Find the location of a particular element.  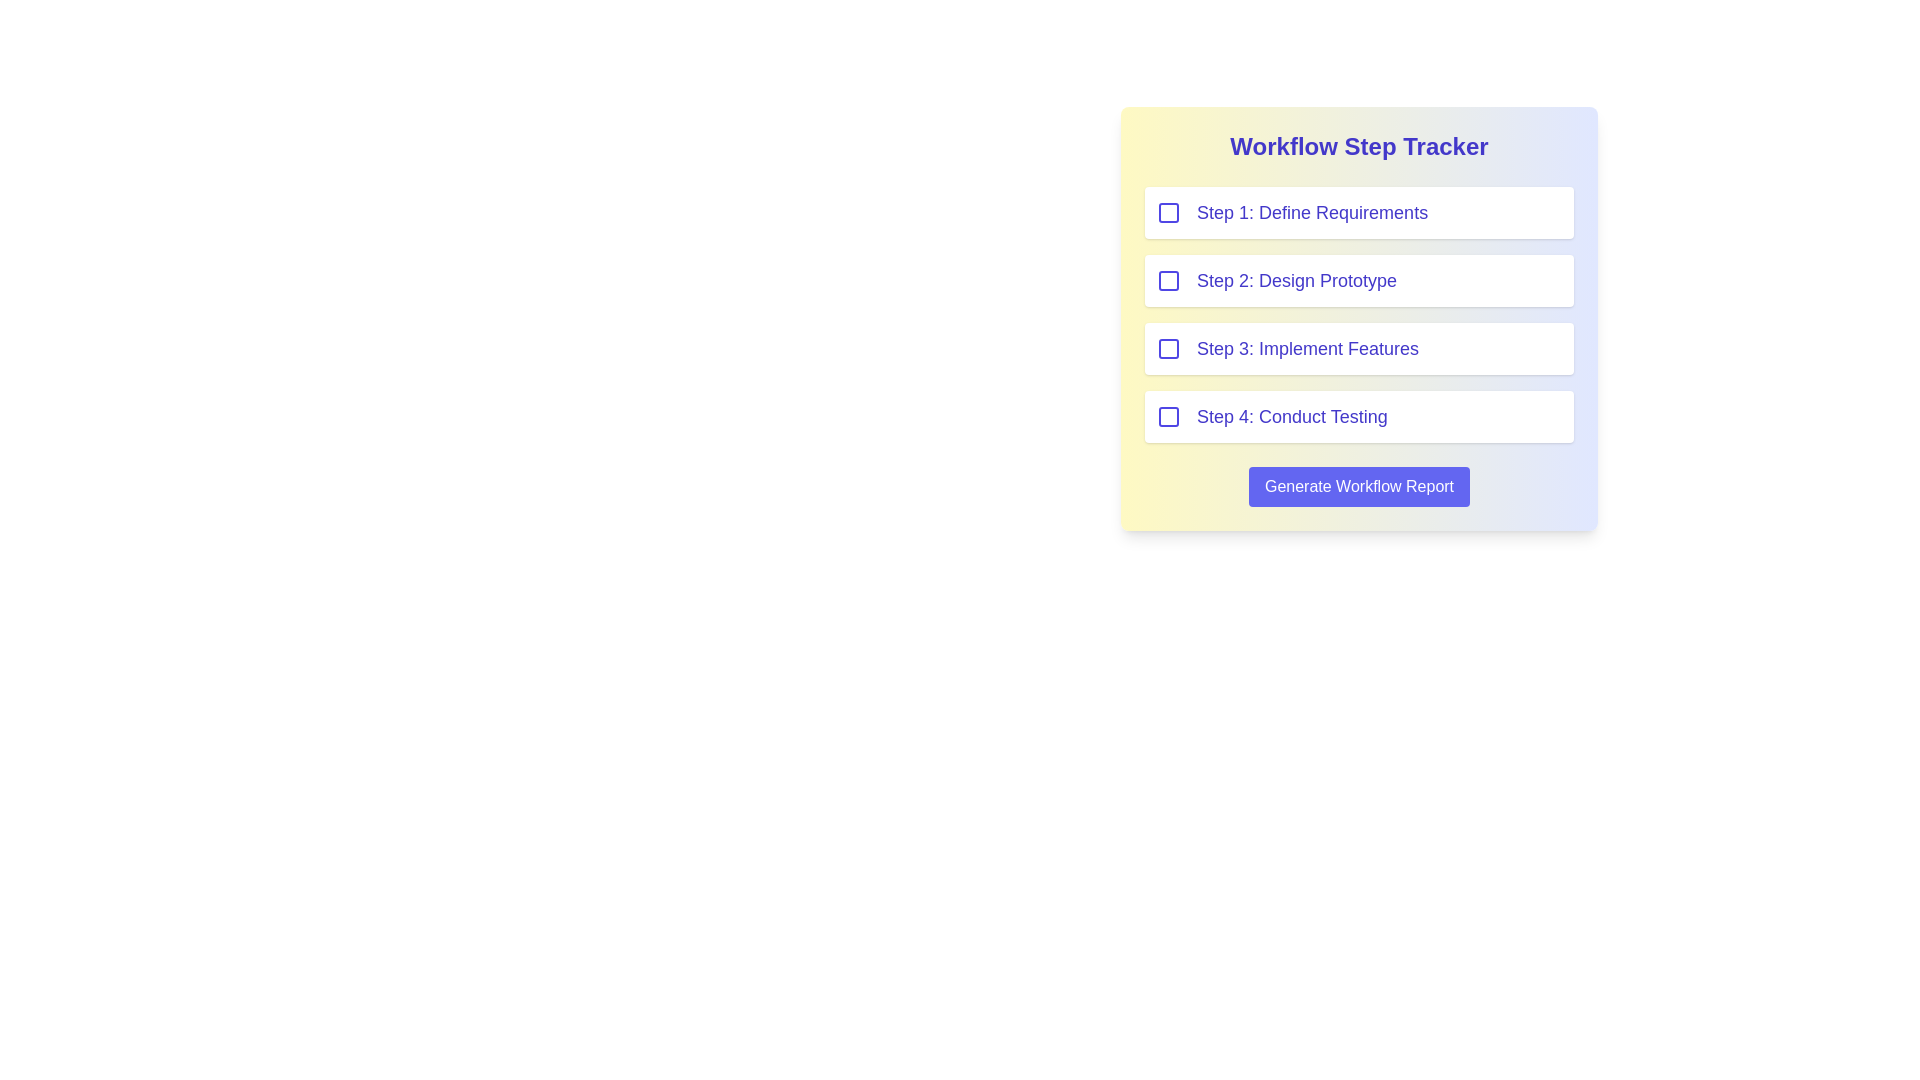

the checkbox of the third item in the 'Workflow Step Tracker' list, labeled 'Step 3: Implement Features', to mark the step as completed is located at coordinates (1359, 347).